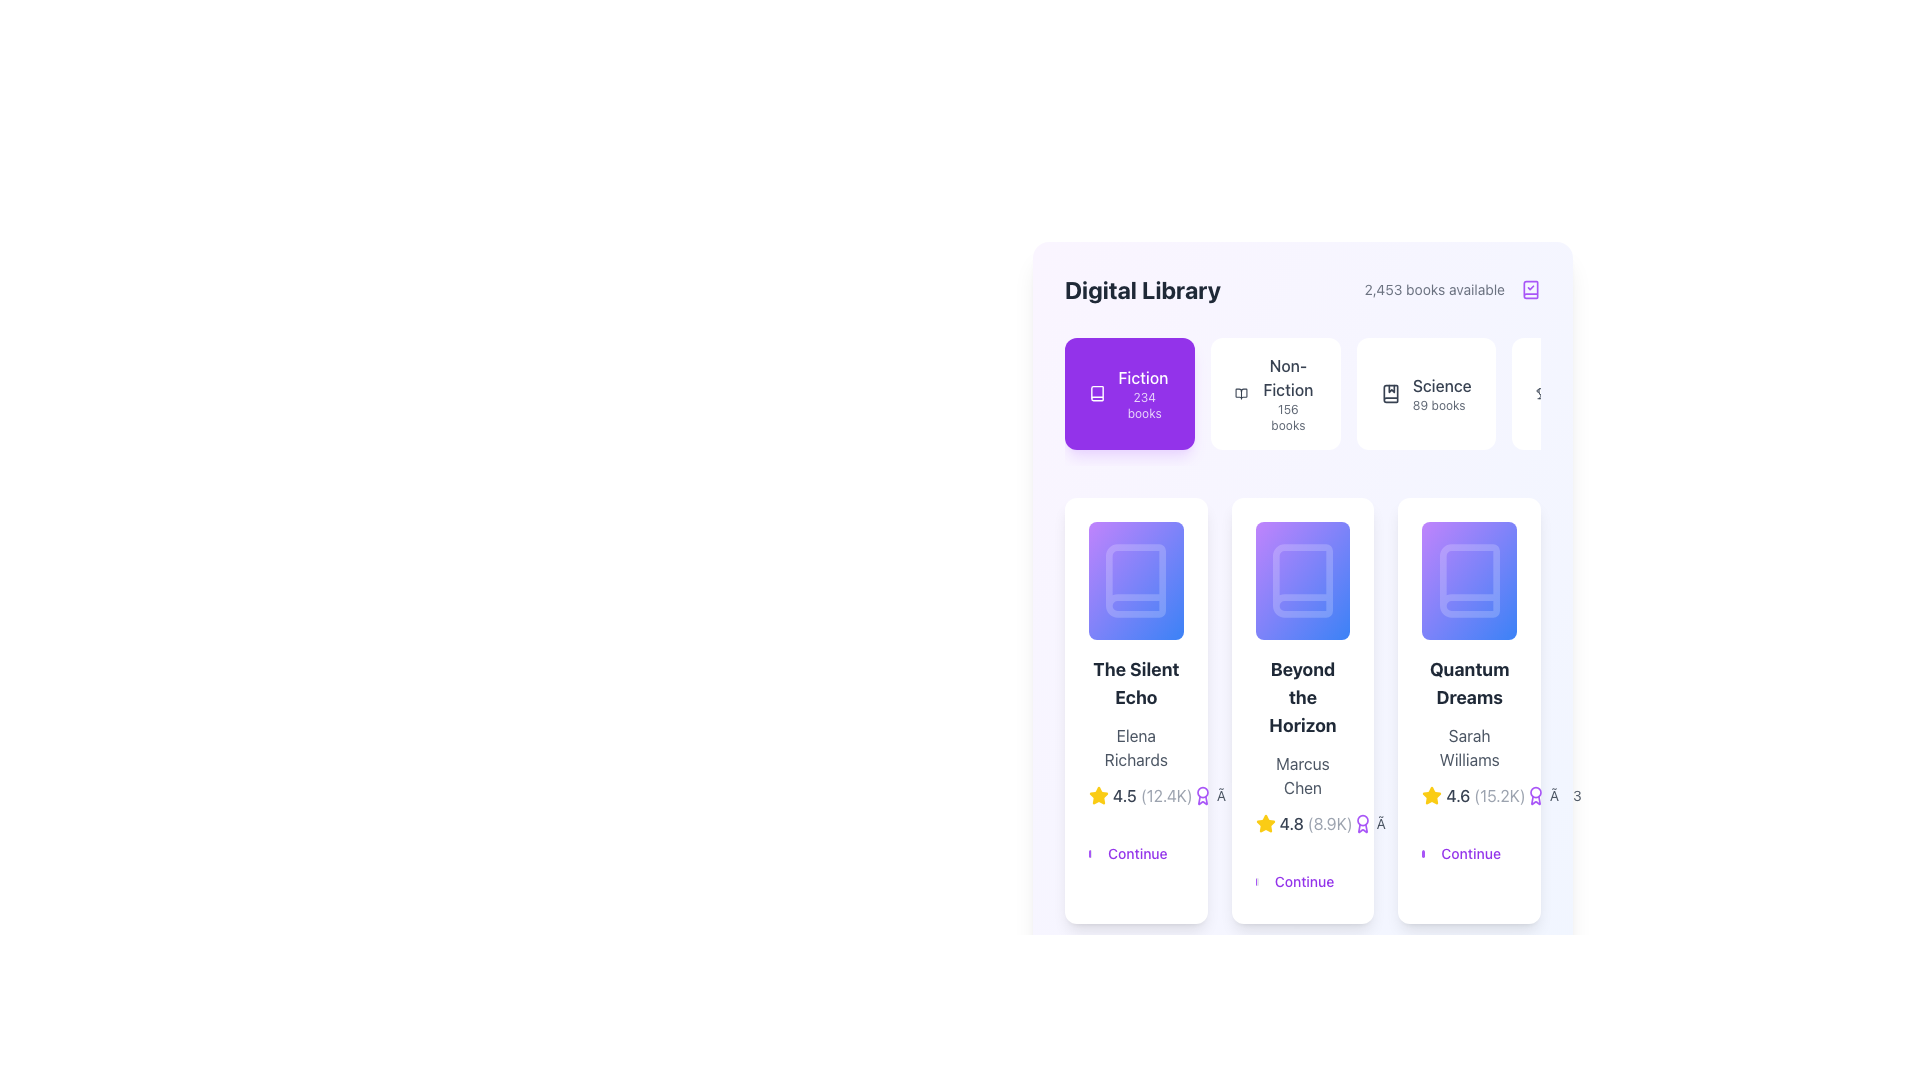 This screenshot has width=1920, height=1080. What do you see at coordinates (1124, 795) in the screenshot?
I see `the Text Label that visually represents the rating value for 'The Silent Echo' card, located centrally at the bottom of the card layout, adjacent to a yellow star icon and gray text '(12.4K)'` at bounding box center [1124, 795].